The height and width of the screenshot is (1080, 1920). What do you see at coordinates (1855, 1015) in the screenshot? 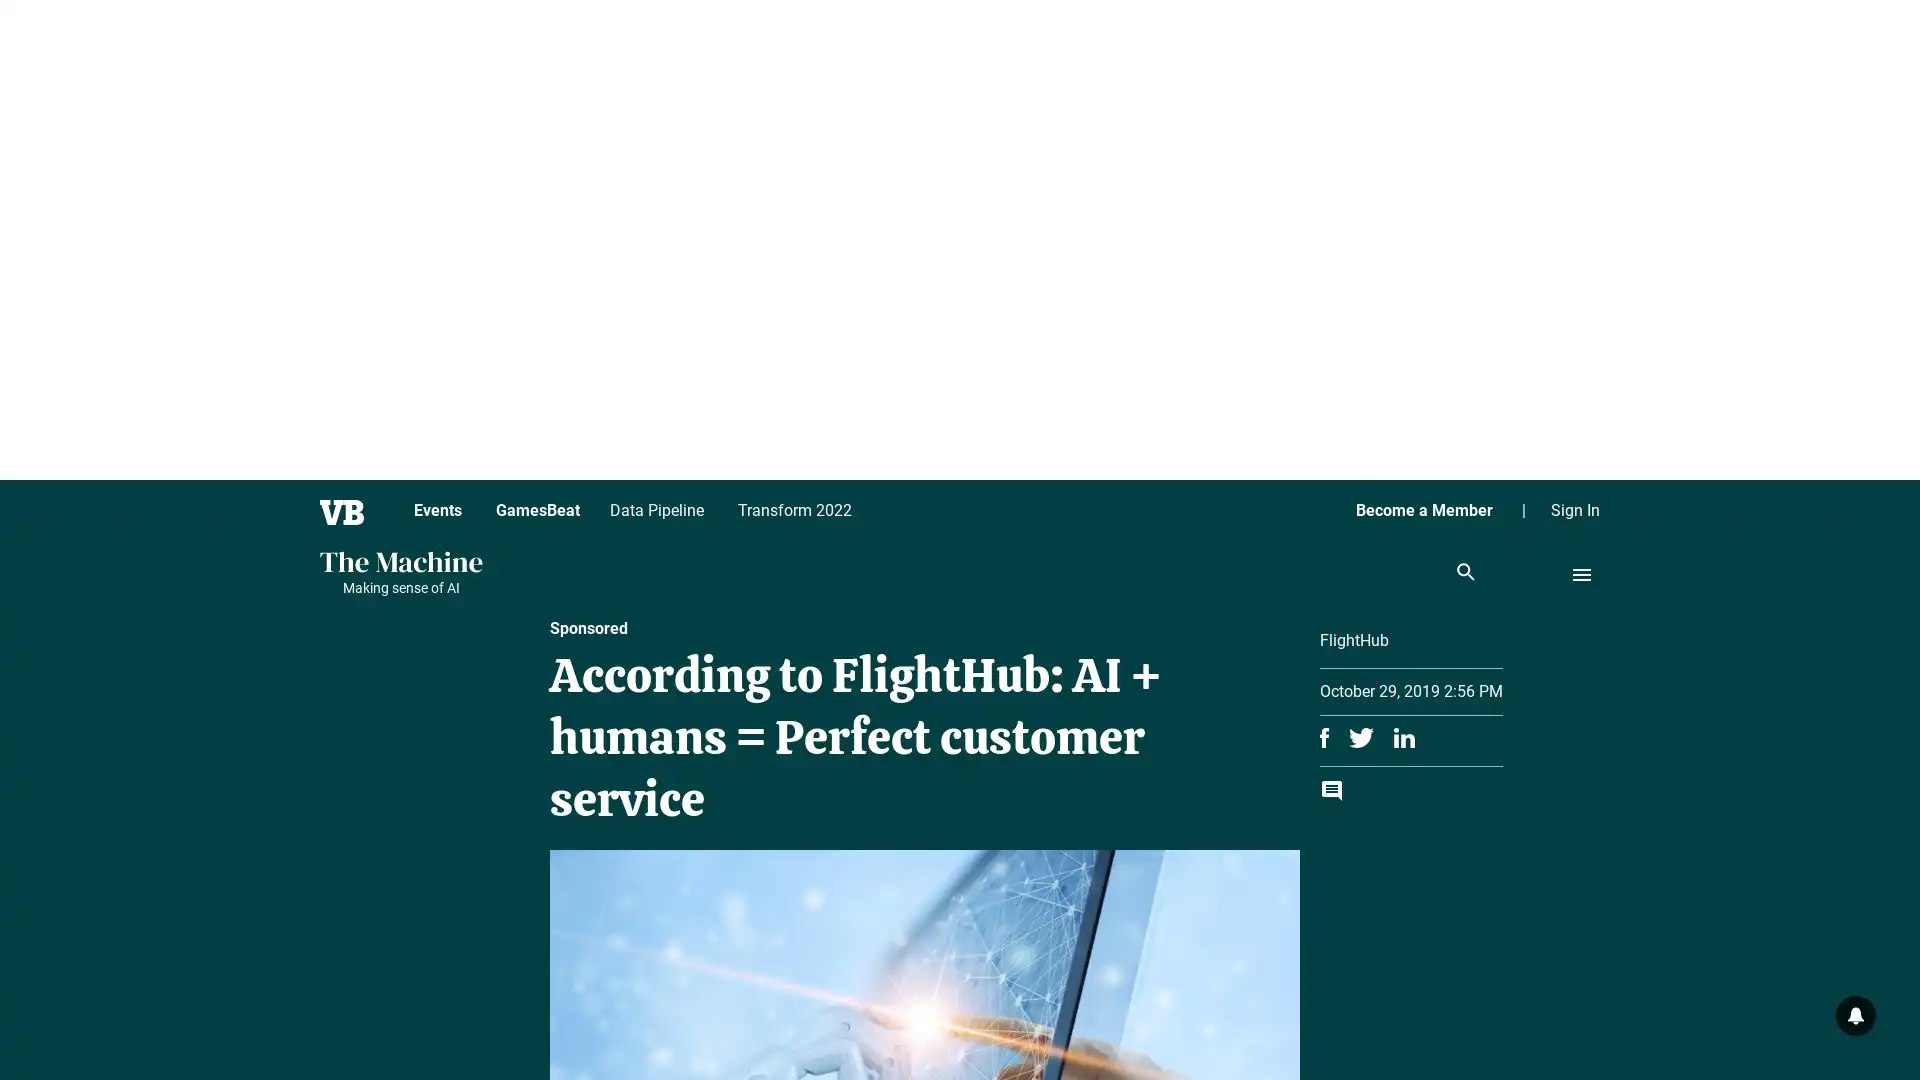
I see `View your notifications and profile settings` at bounding box center [1855, 1015].